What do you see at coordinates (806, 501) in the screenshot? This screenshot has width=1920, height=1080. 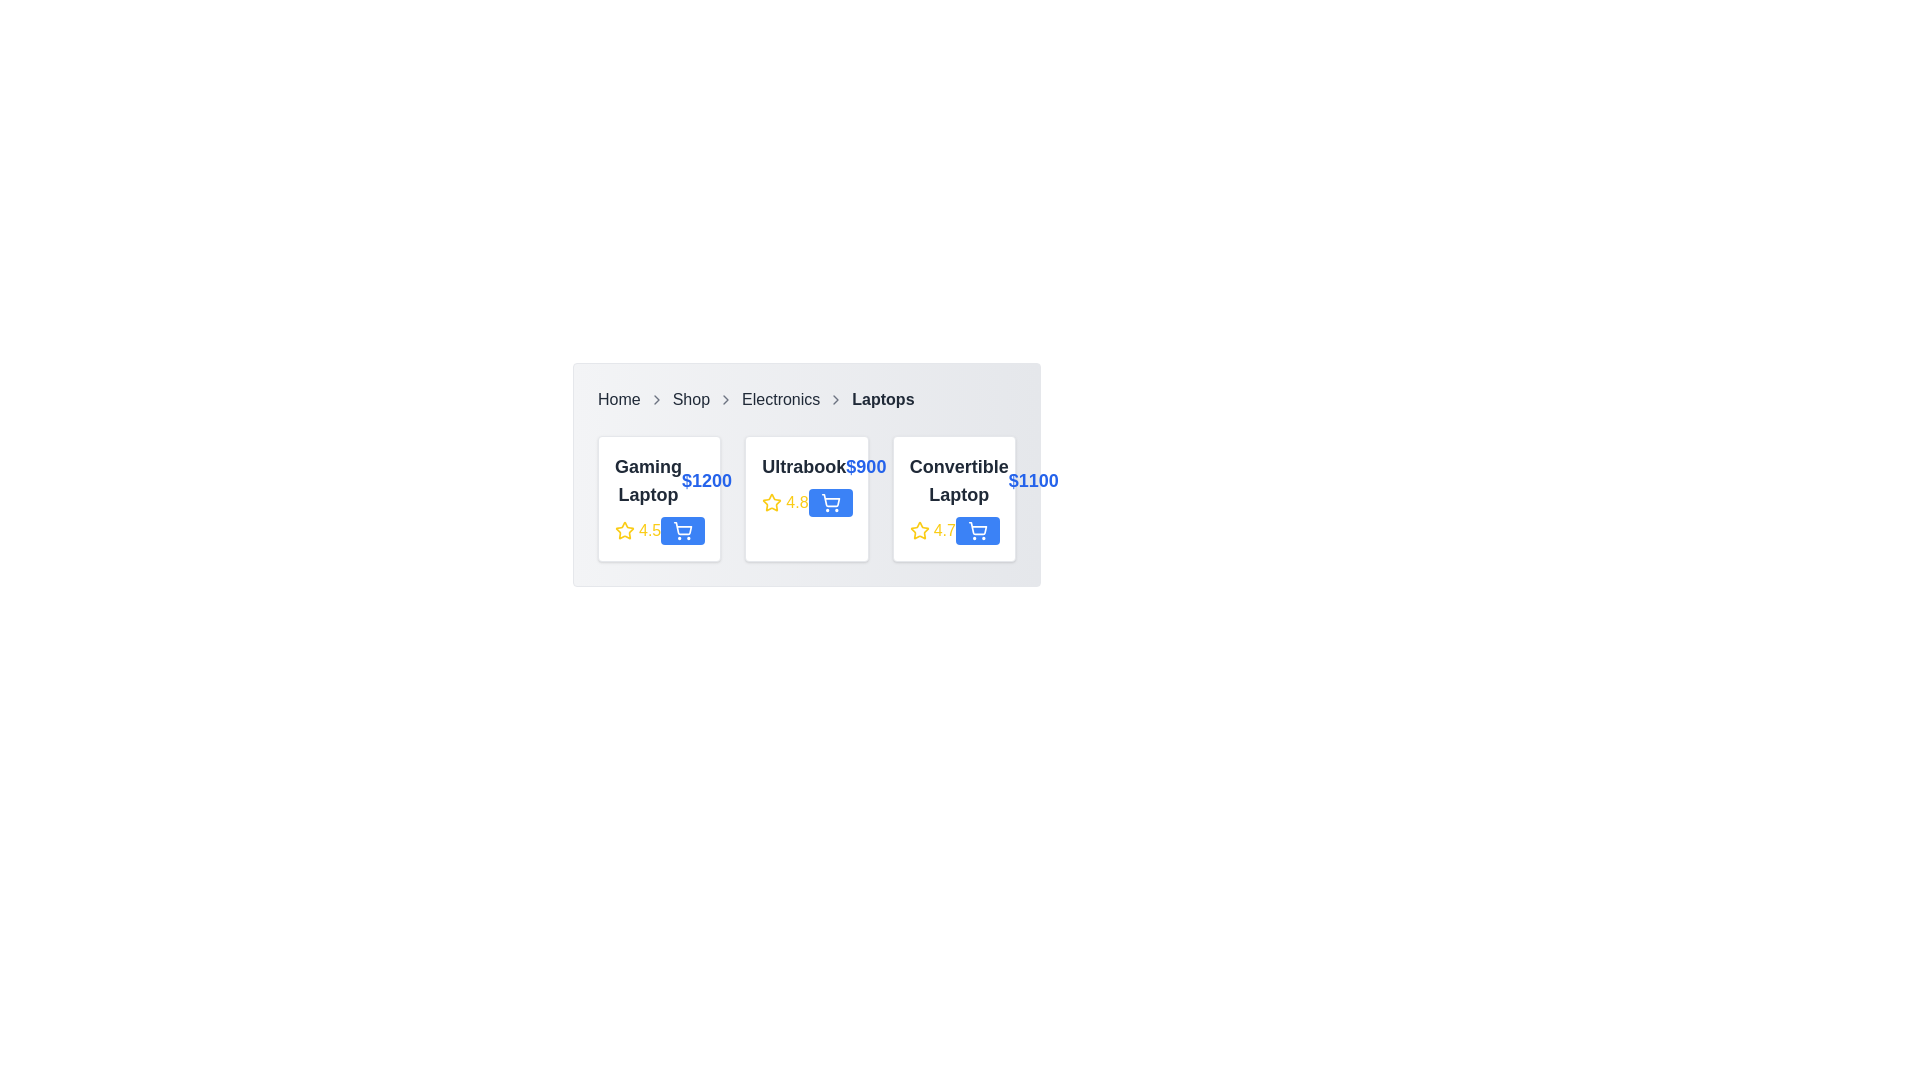 I see `the Text element that displays the rating score for the 'Ultrabook' product, located at the bottom-left of the card between the yellow star icon and the blue shopping cart icon` at bounding box center [806, 501].